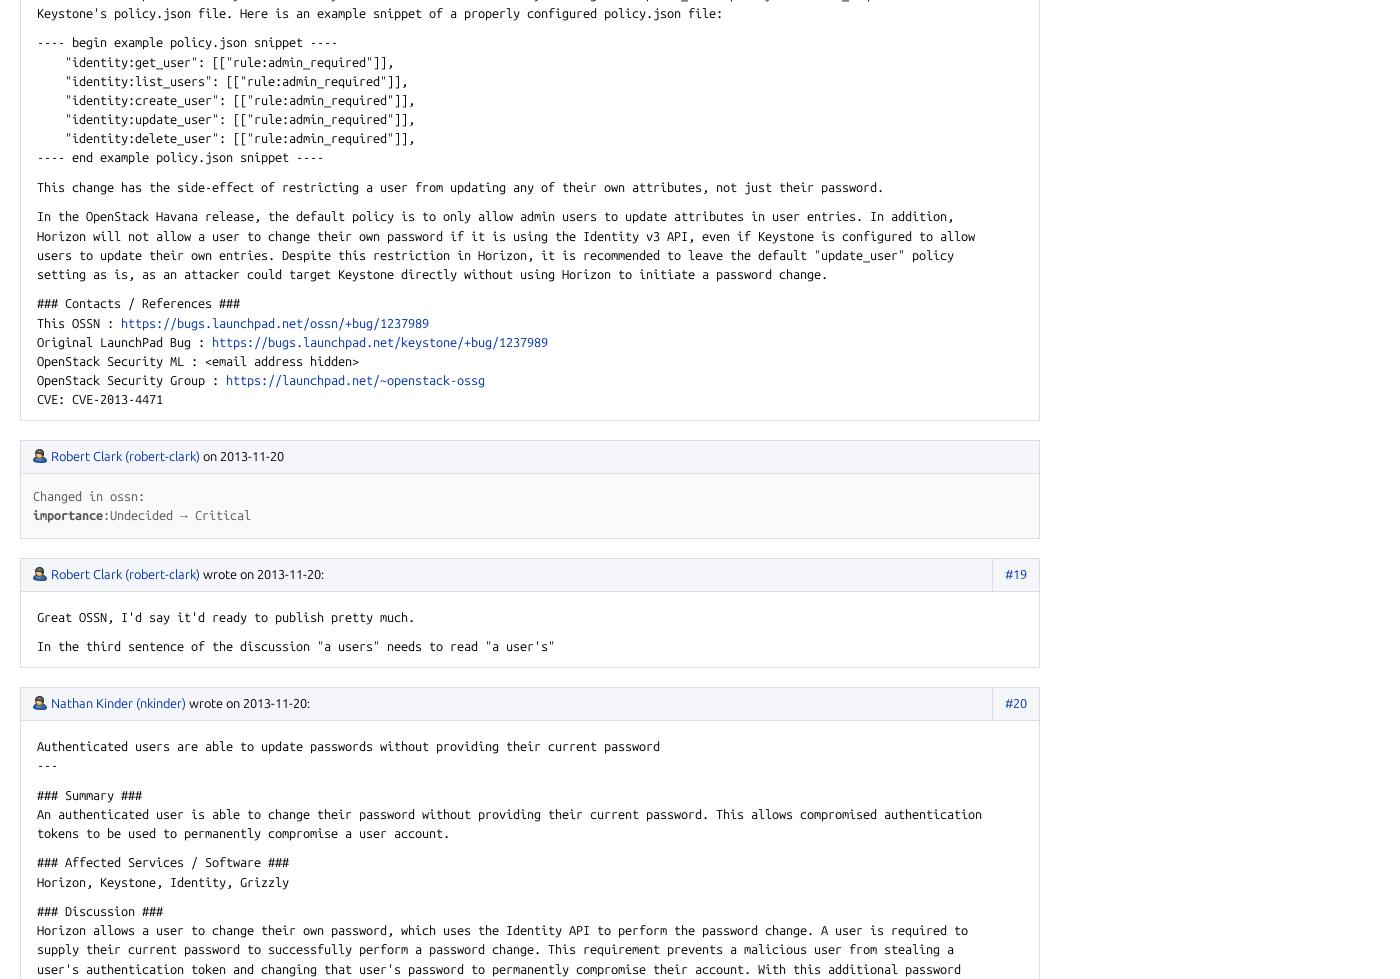 The width and height of the screenshot is (1400, 979). I want to click on '/launchpad.', so click(274, 380).